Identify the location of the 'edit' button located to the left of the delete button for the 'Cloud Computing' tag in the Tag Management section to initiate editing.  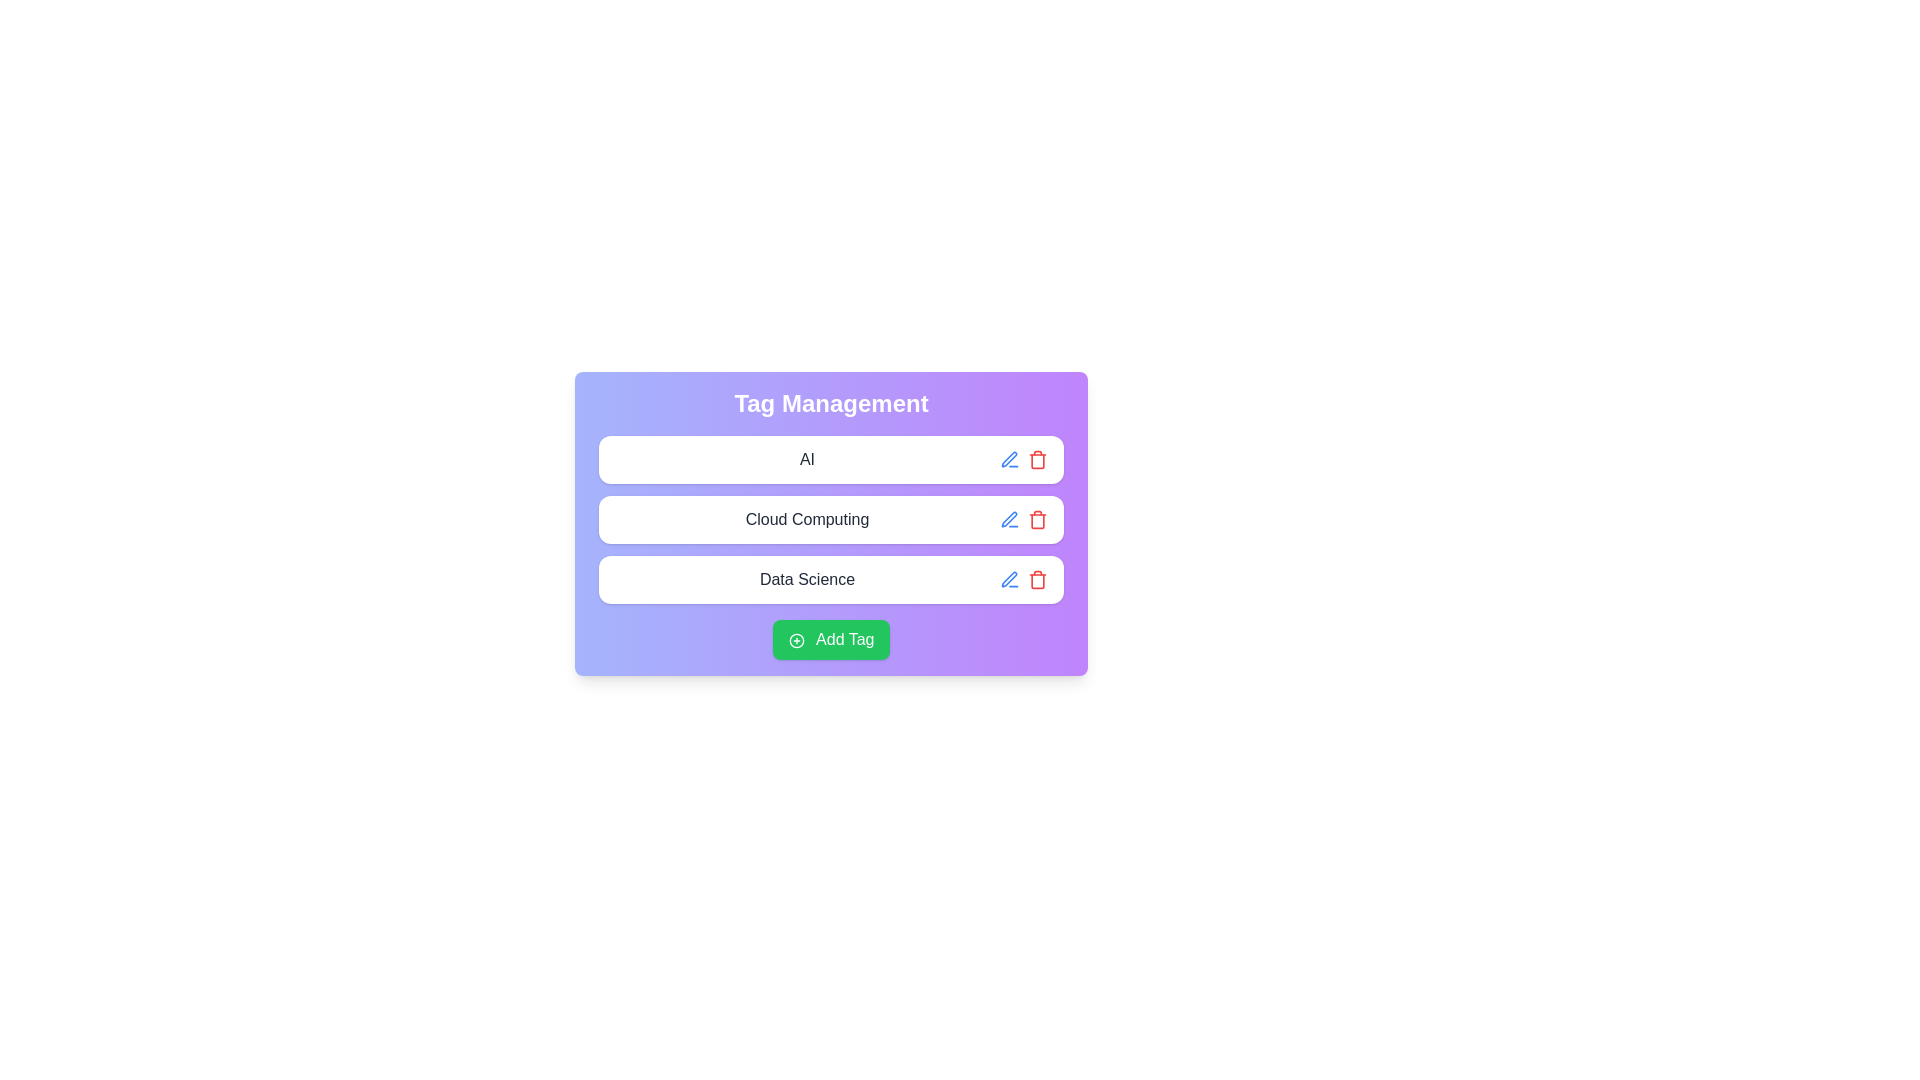
(1009, 519).